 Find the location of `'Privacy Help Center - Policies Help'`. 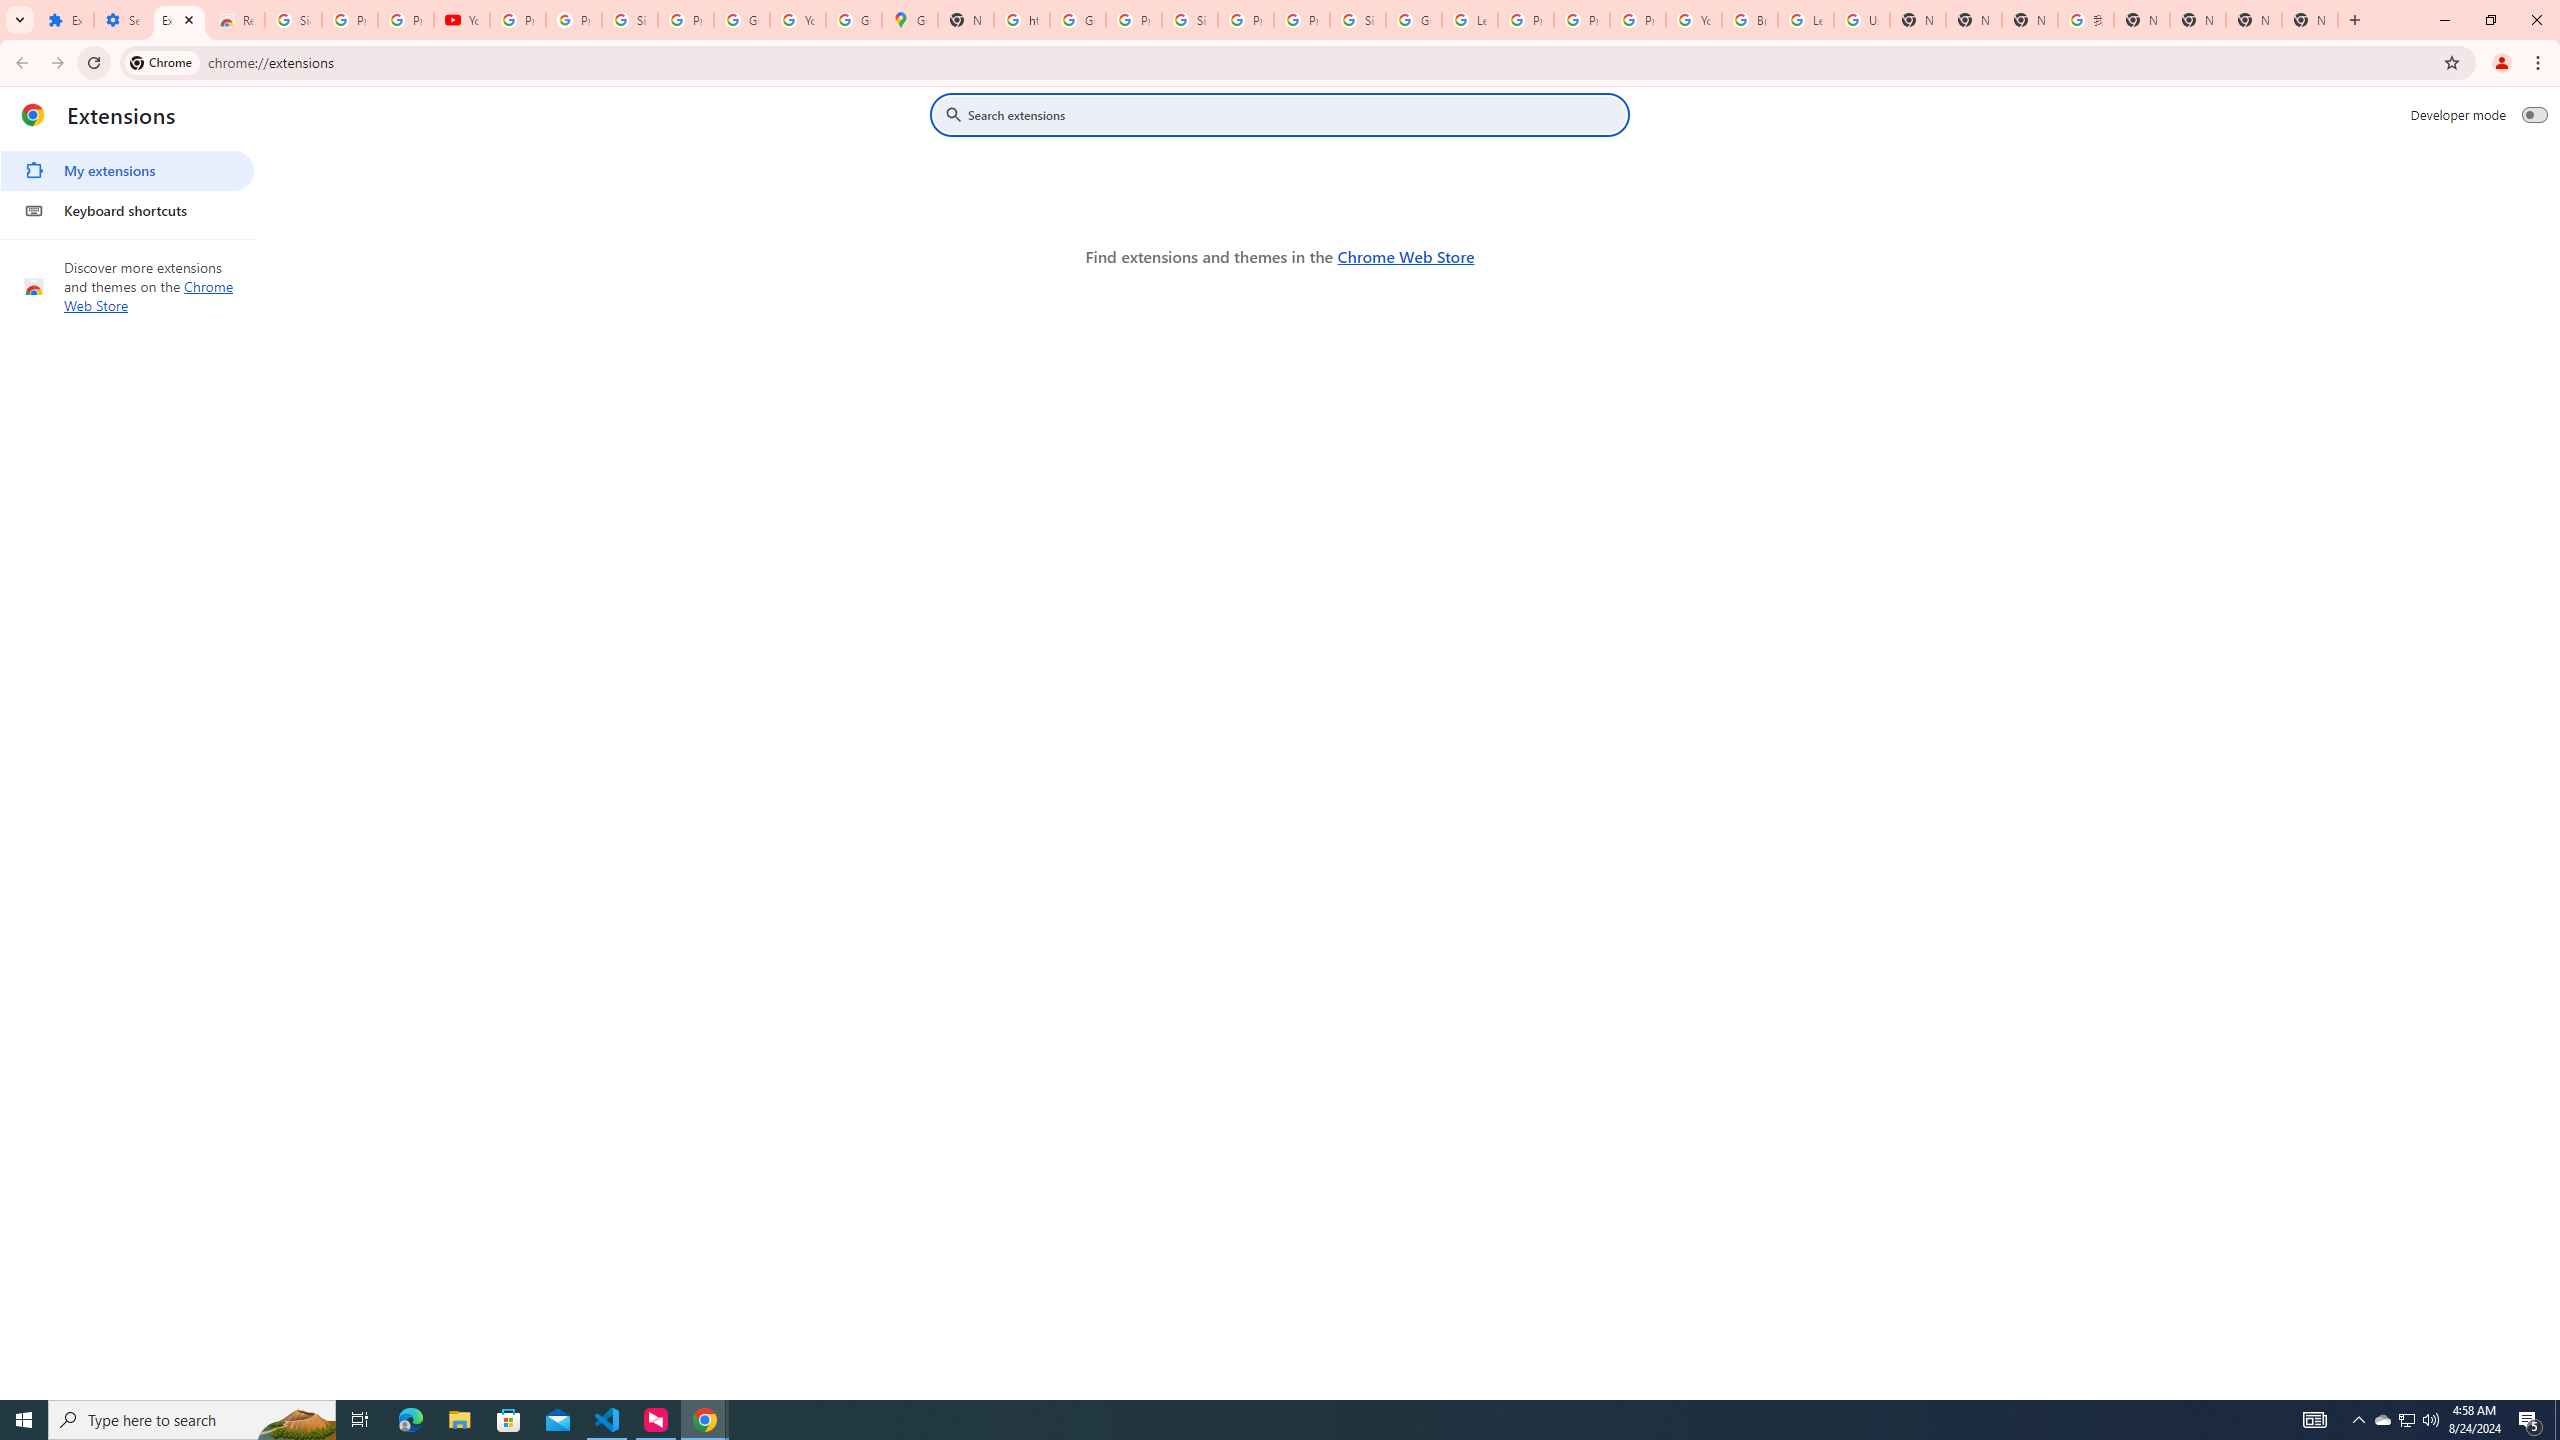

'Privacy Help Center - Policies Help' is located at coordinates (1581, 19).